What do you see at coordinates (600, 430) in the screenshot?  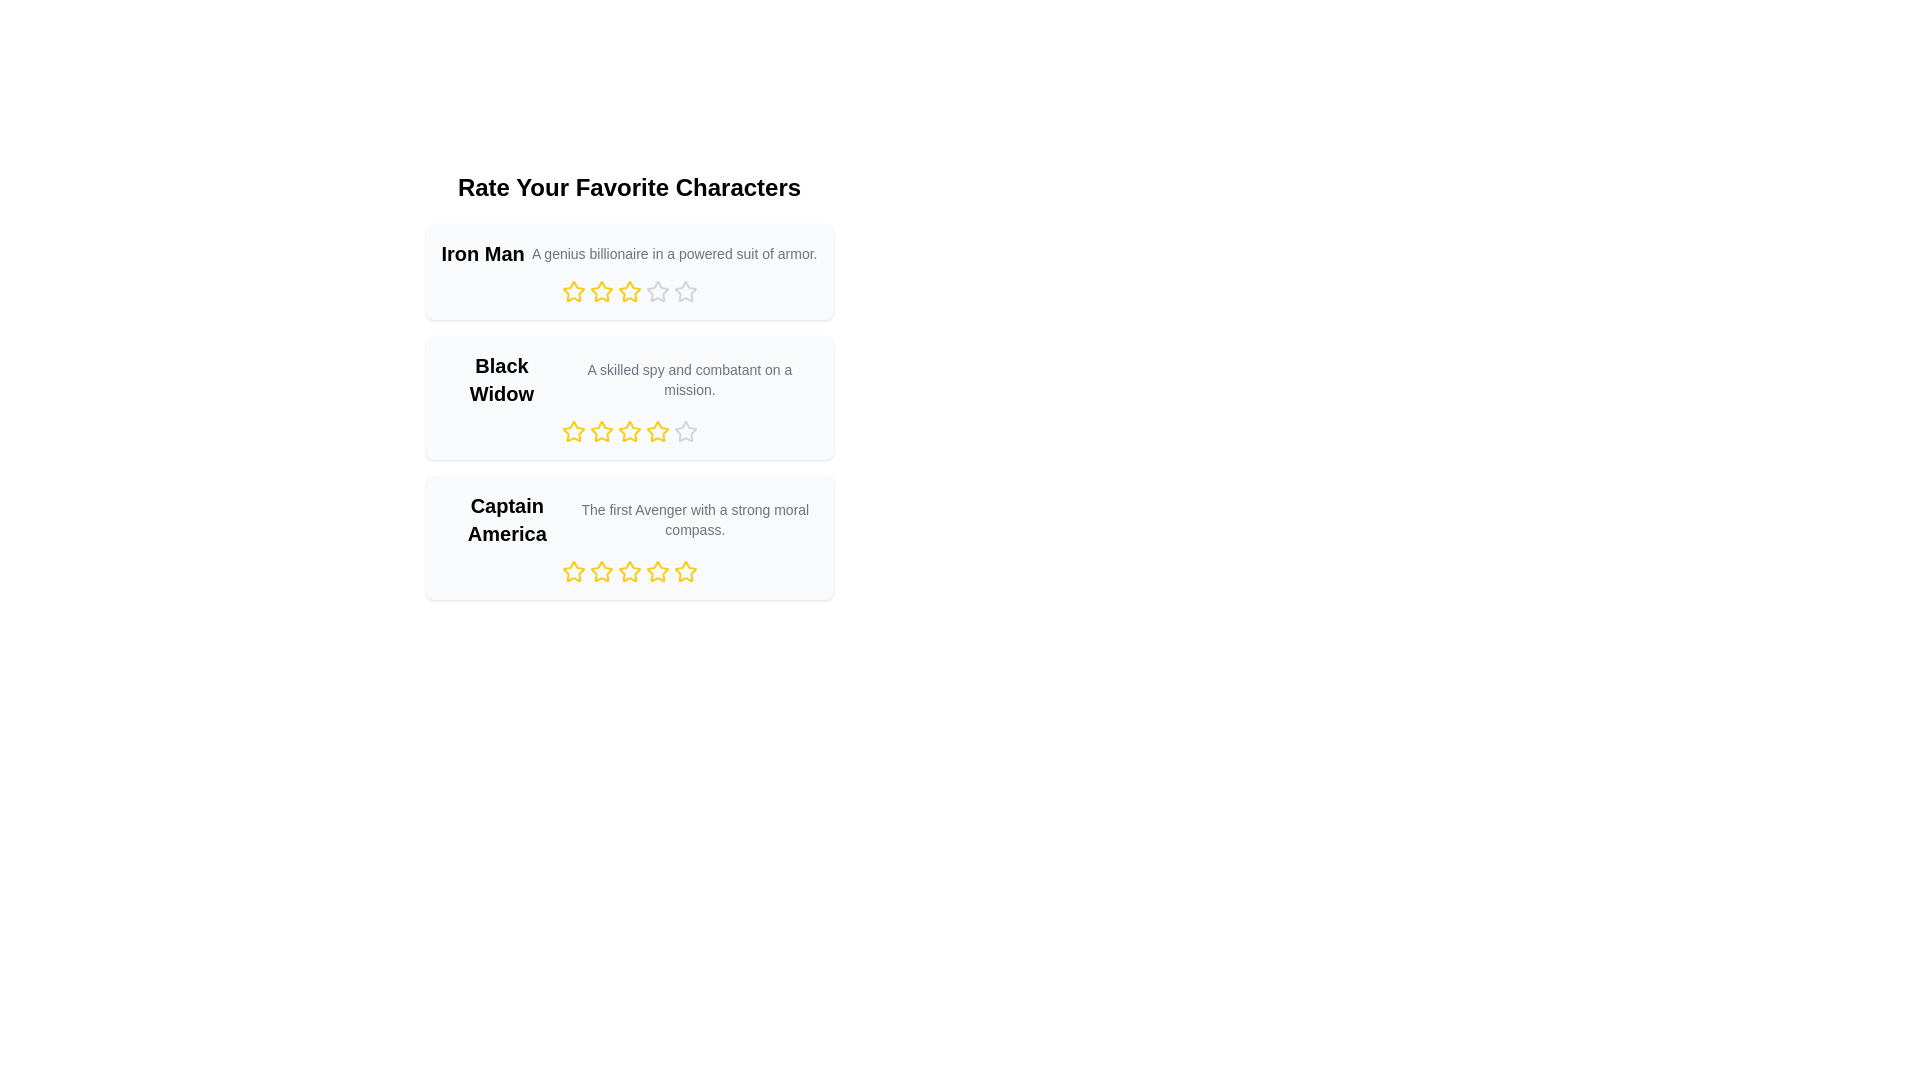 I see `over the second yellow outlined star icon in the rating section of the 'Black Widow' card` at bounding box center [600, 430].